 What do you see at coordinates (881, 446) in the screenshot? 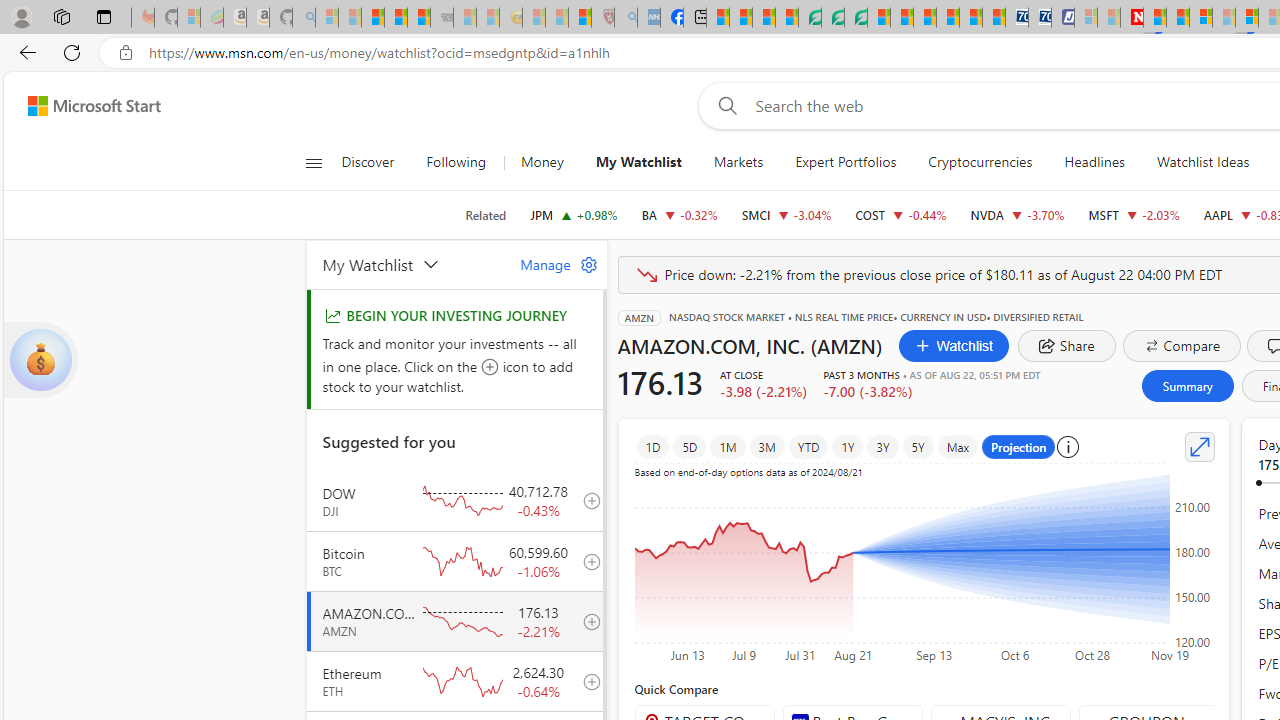
I see `'3Y'` at bounding box center [881, 446].